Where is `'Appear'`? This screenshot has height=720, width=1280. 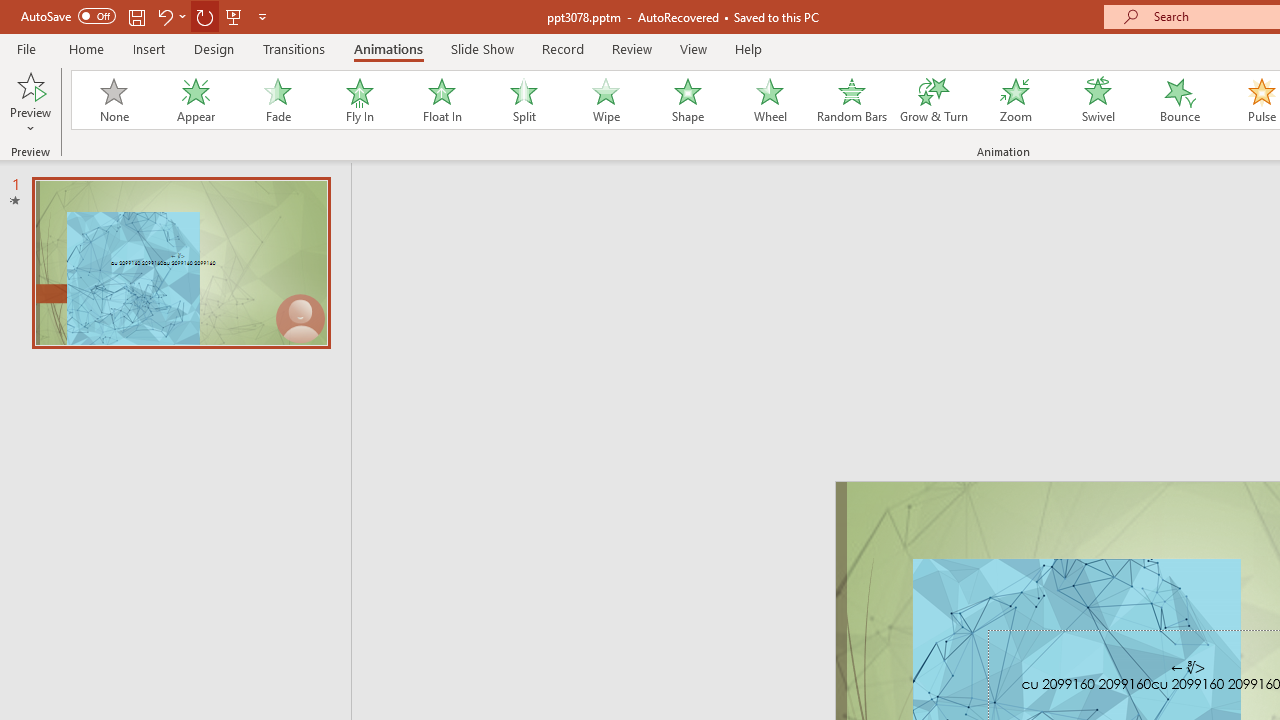 'Appear' is located at coordinates (195, 100).